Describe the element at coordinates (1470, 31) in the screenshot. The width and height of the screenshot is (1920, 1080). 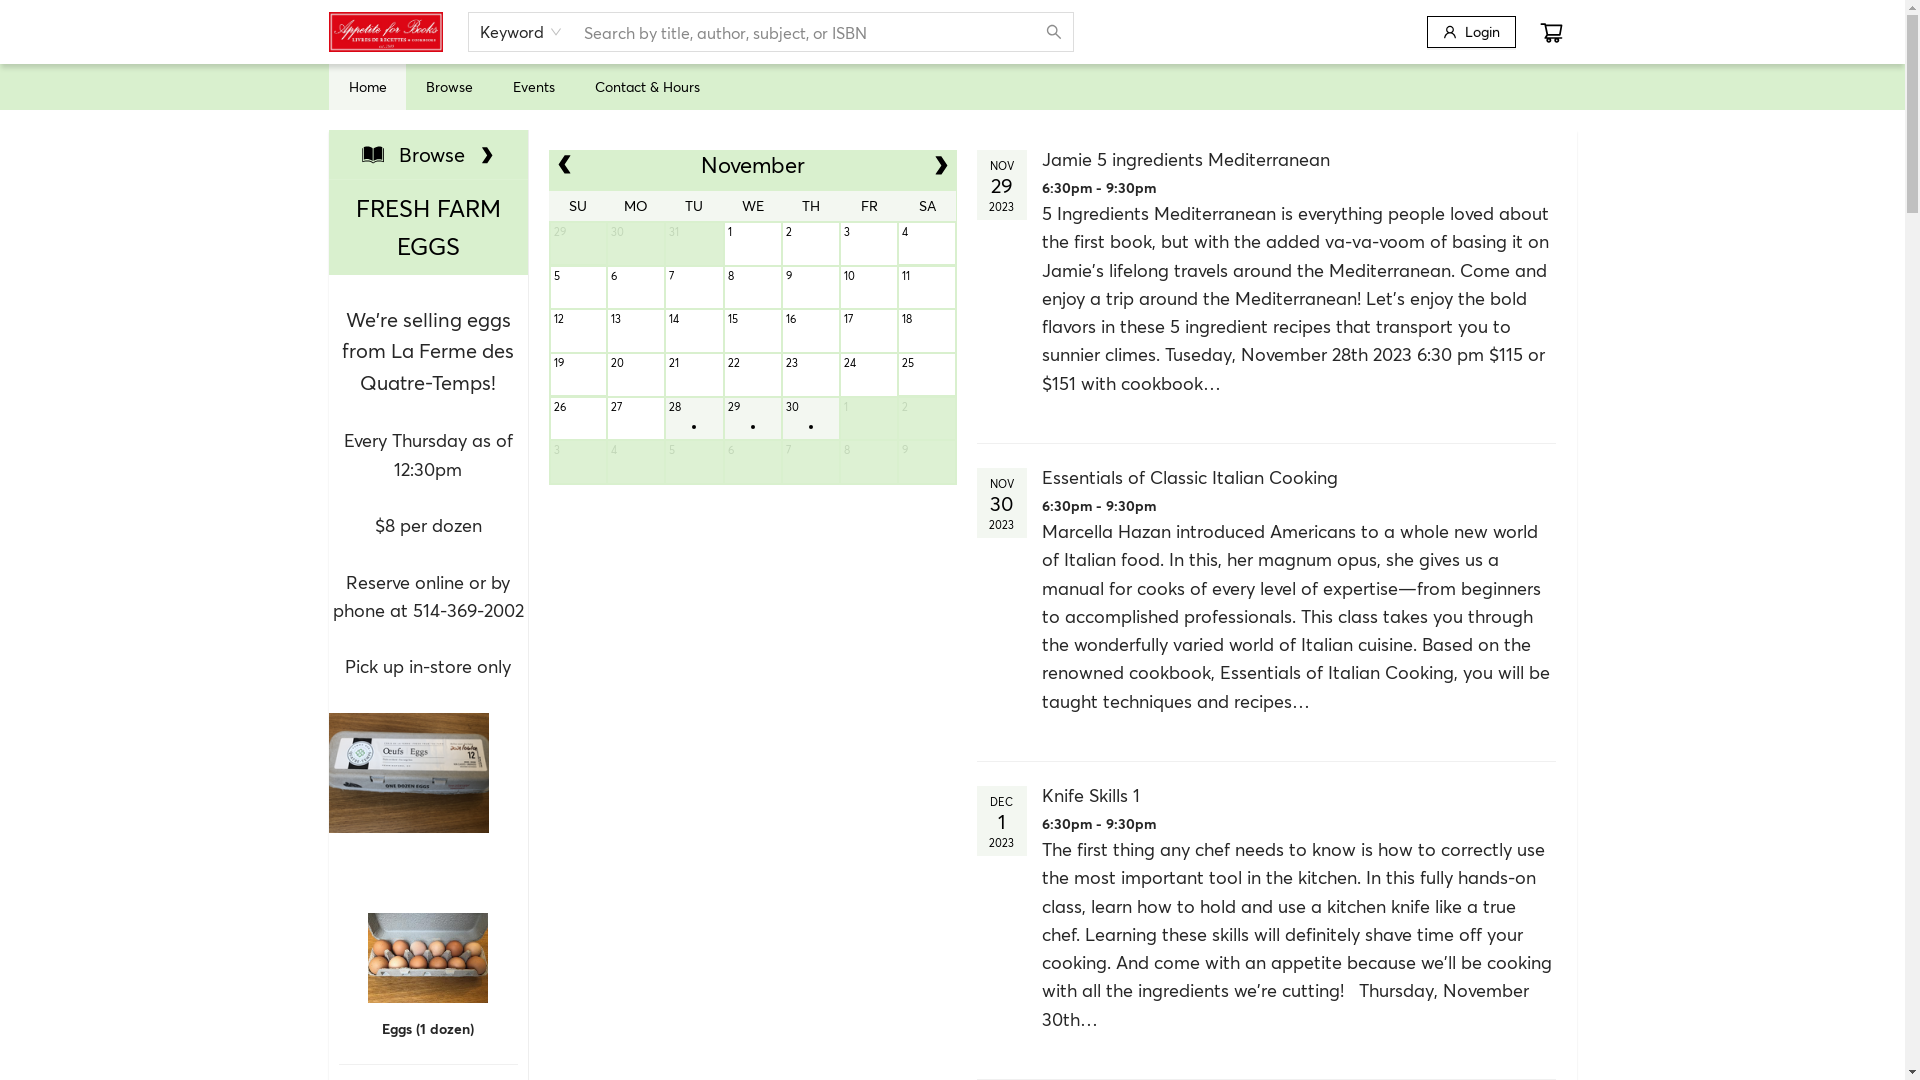
I see `'Login'` at that location.